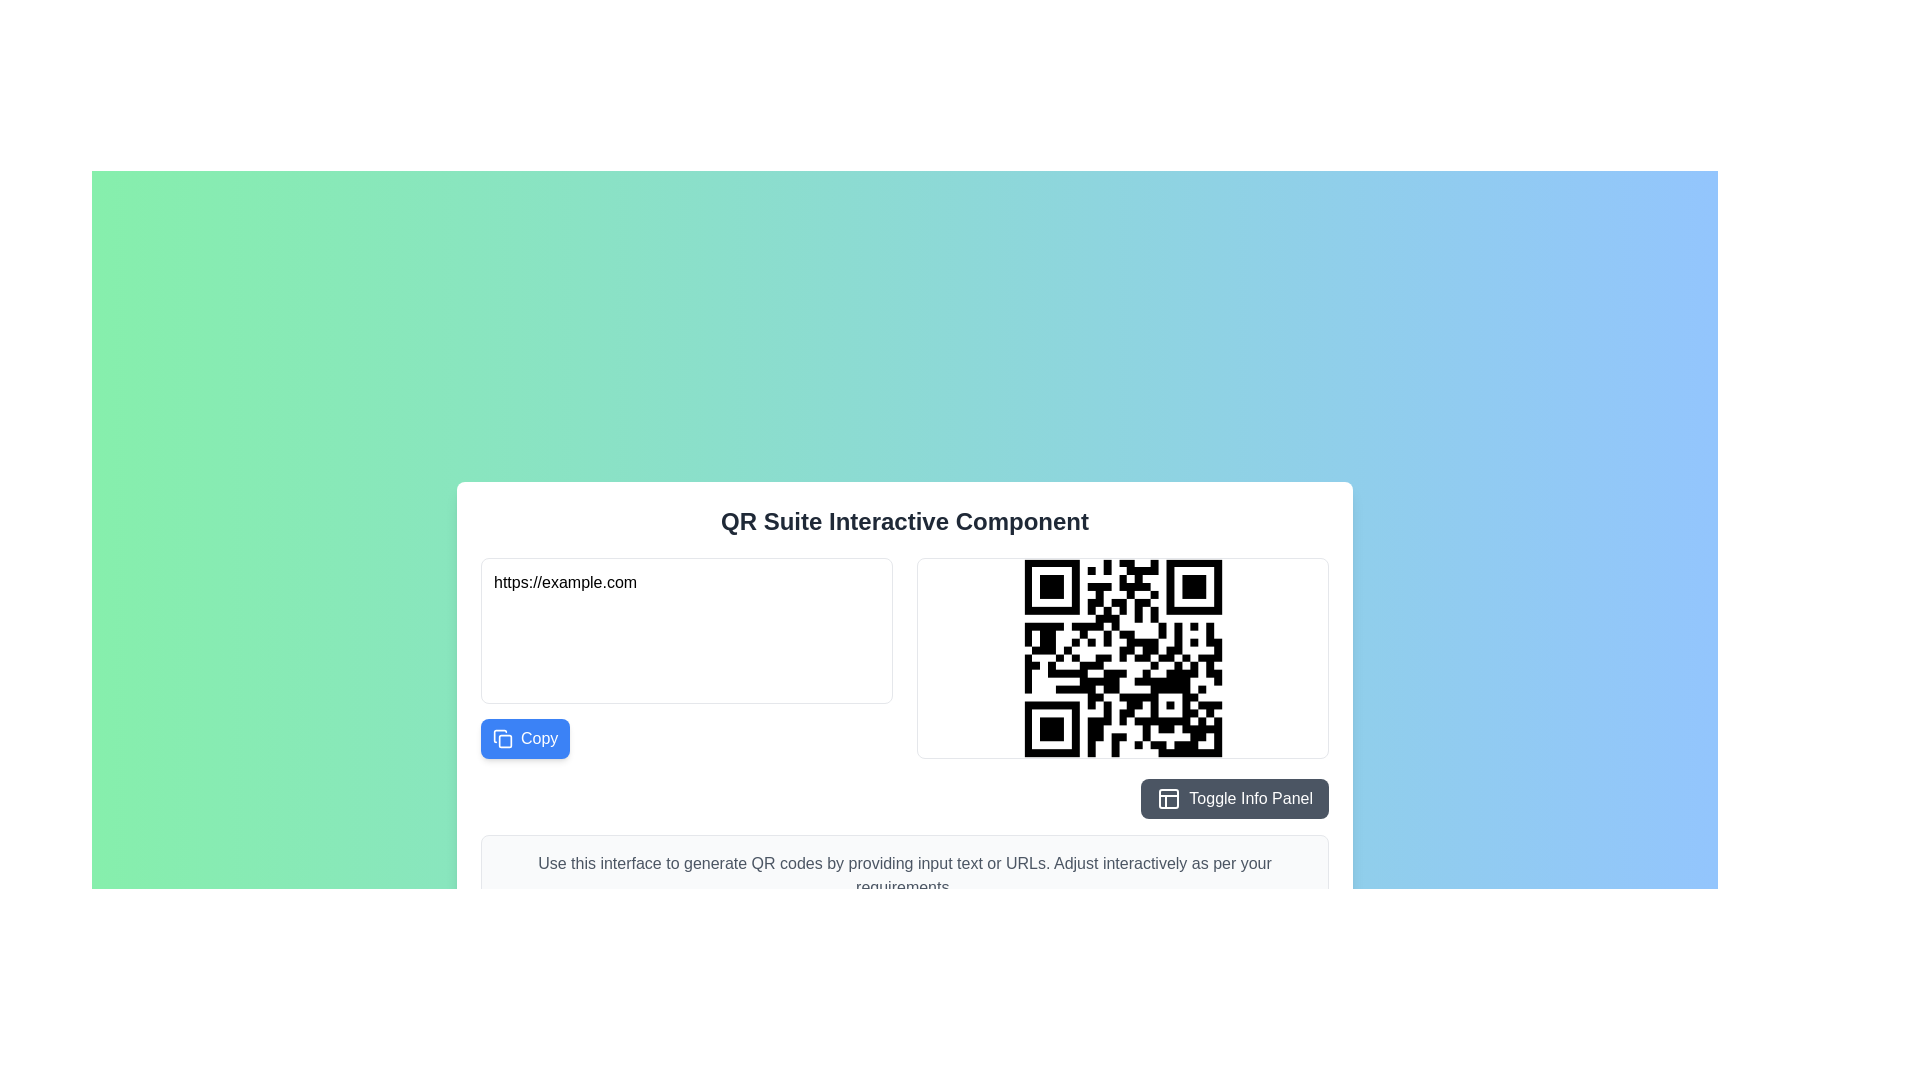 Image resolution: width=1920 pixels, height=1080 pixels. Describe the element at coordinates (1169, 797) in the screenshot. I see `the decorative icon representing 'panels' located to the left of the 'Toggle Info Panel' text within the gray button at the bottom right of the main panel` at that location.